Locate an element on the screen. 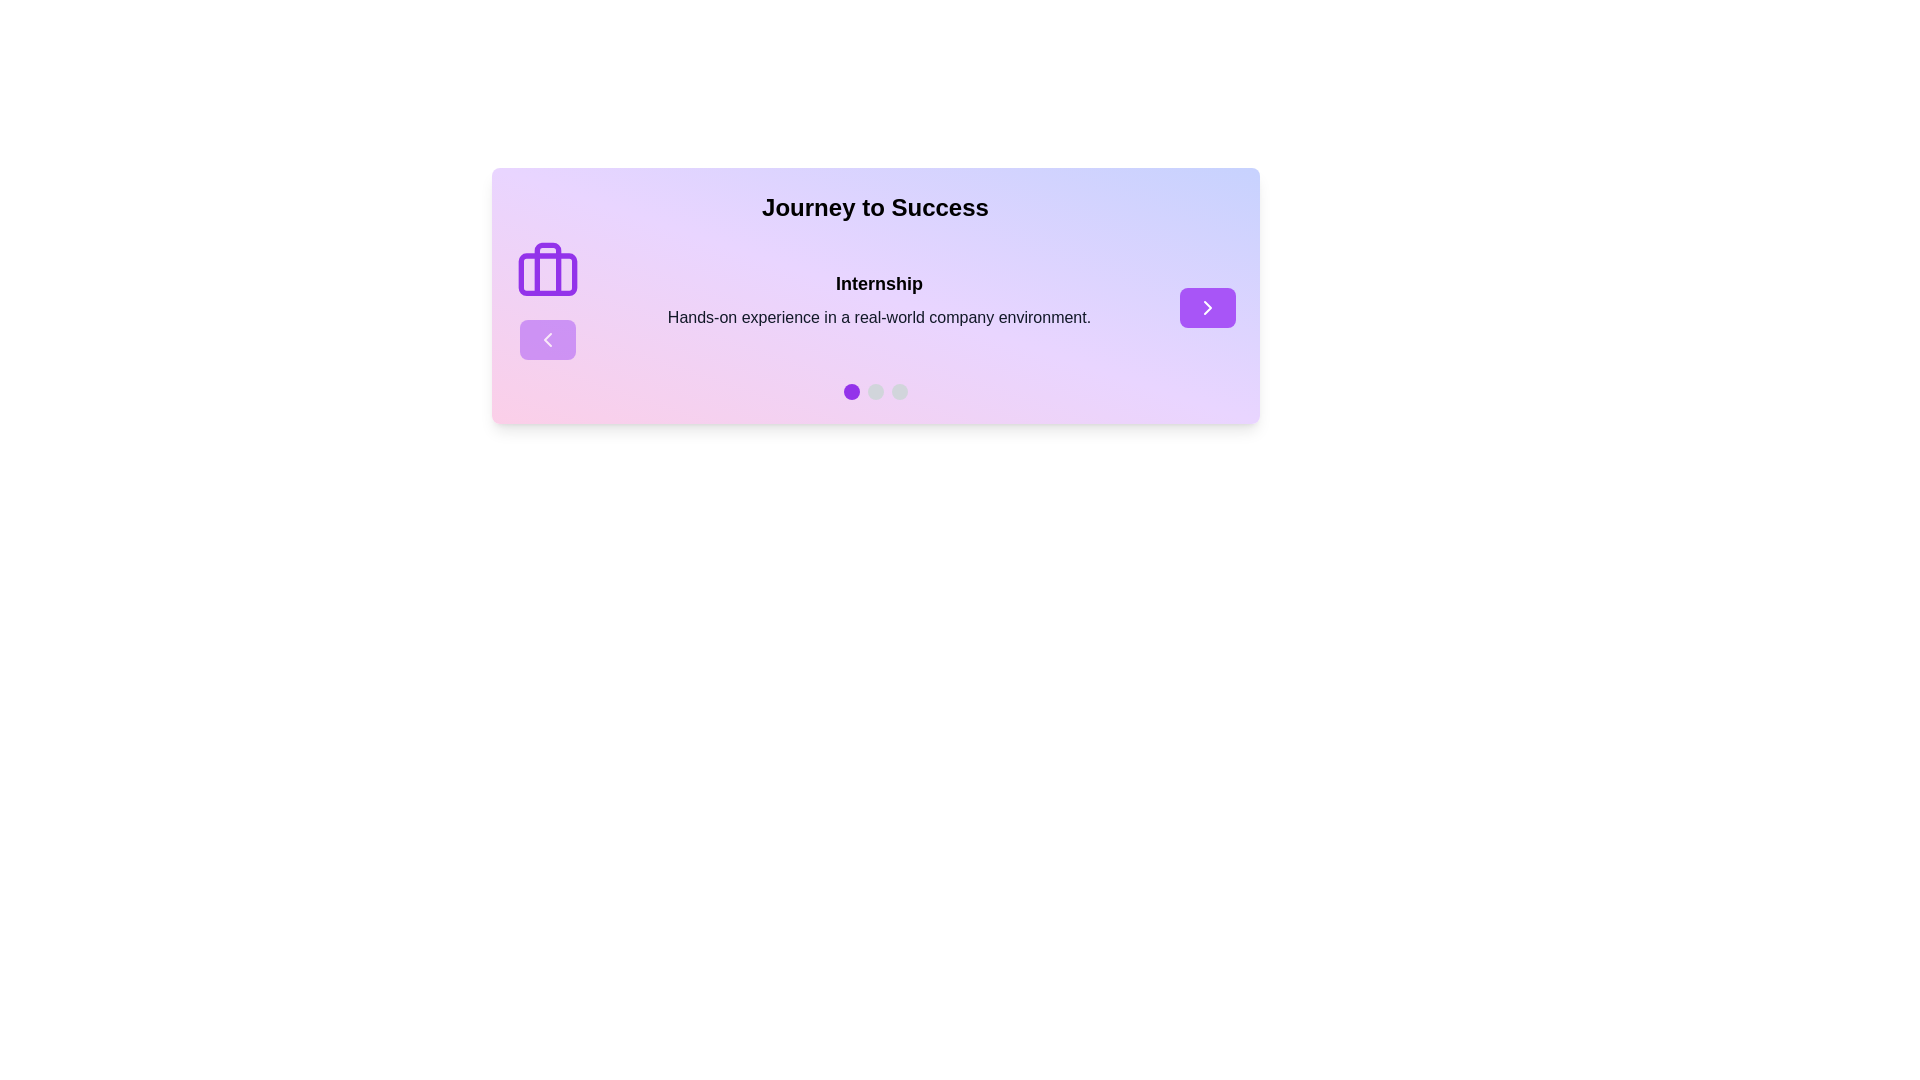  the large, bold text element reading 'Journey to Success', which is centered at the top of the component and styled against a gradient background is located at coordinates (875, 208).